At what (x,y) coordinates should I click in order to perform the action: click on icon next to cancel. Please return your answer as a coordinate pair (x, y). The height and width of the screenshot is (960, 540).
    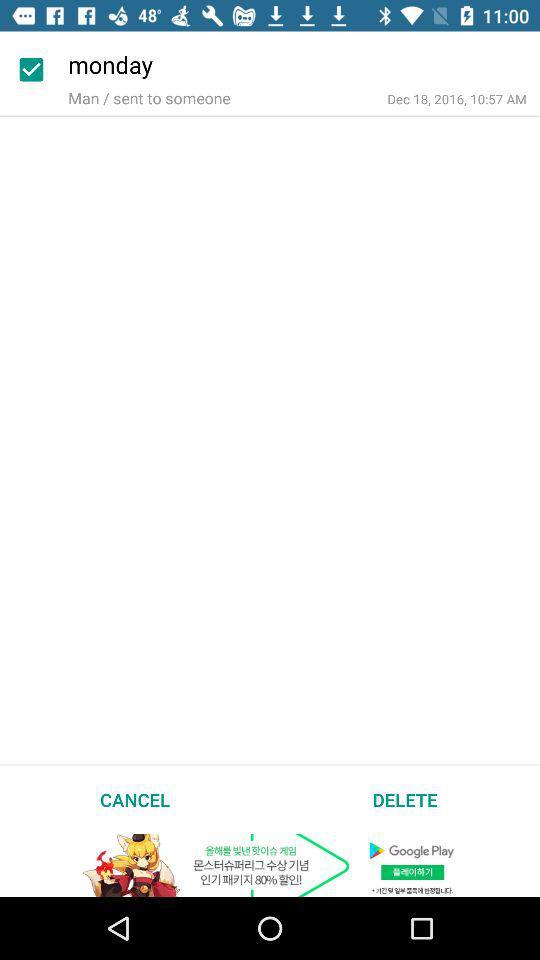
    Looking at the image, I should click on (405, 799).